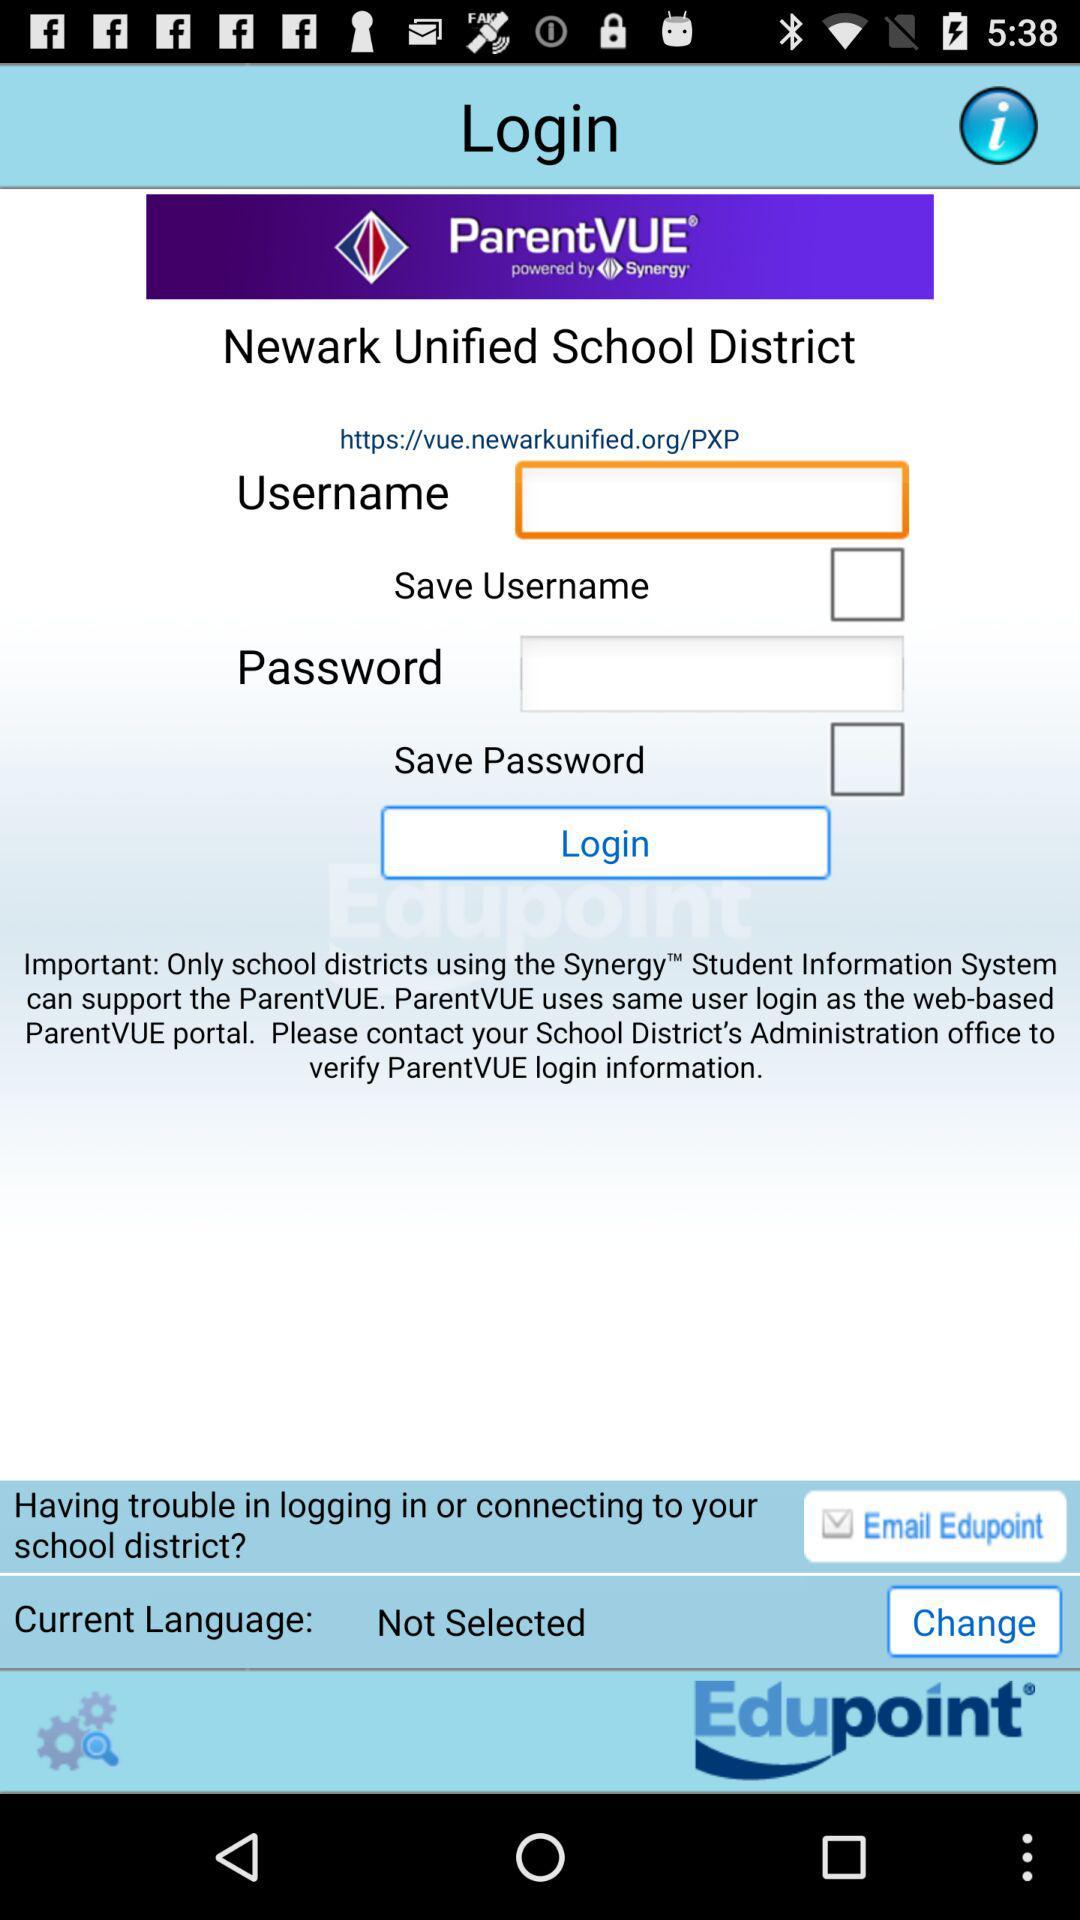 Image resolution: width=1080 pixels, height=1920 pixels. What do you see at coordinates (77, 1851) in the screenshot?
I see `the settings icon` at bounding box center [77, 1851].